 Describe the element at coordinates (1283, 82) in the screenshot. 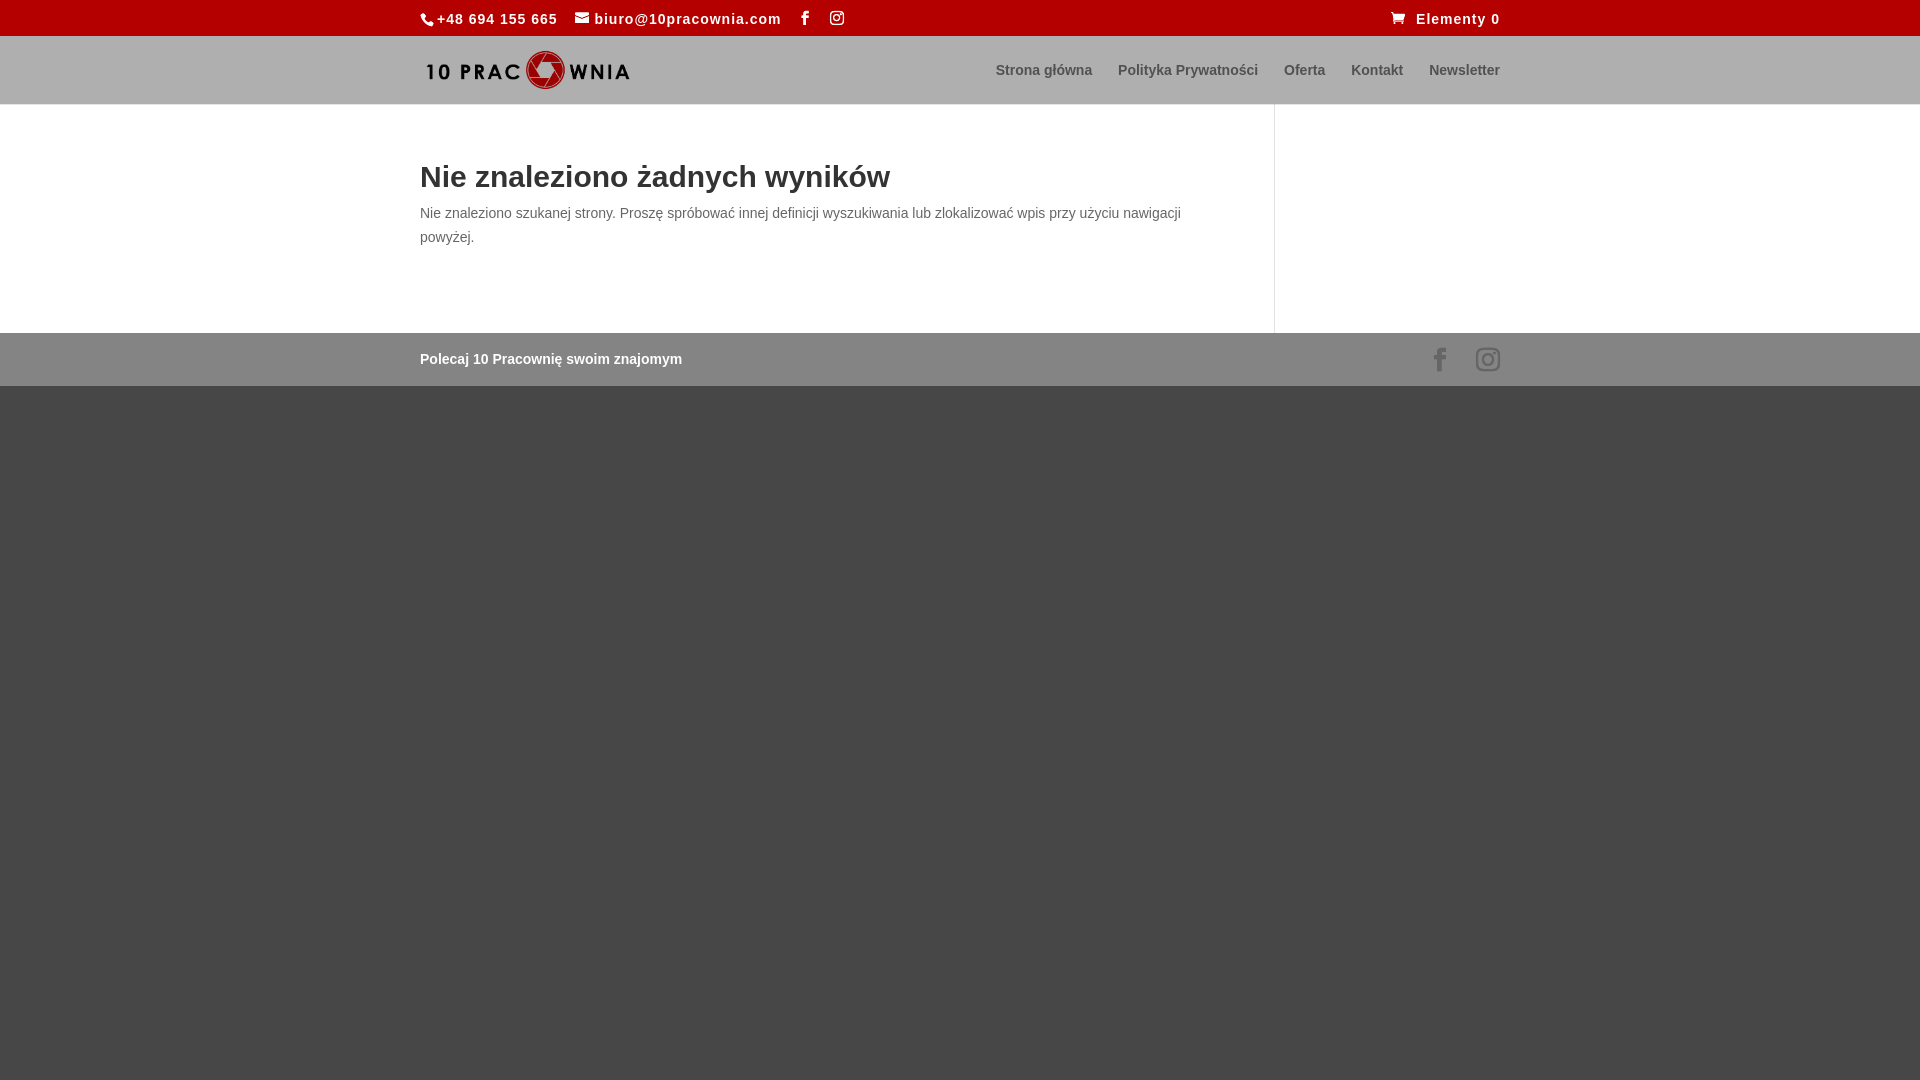

I see `'Oferta'` at that location.